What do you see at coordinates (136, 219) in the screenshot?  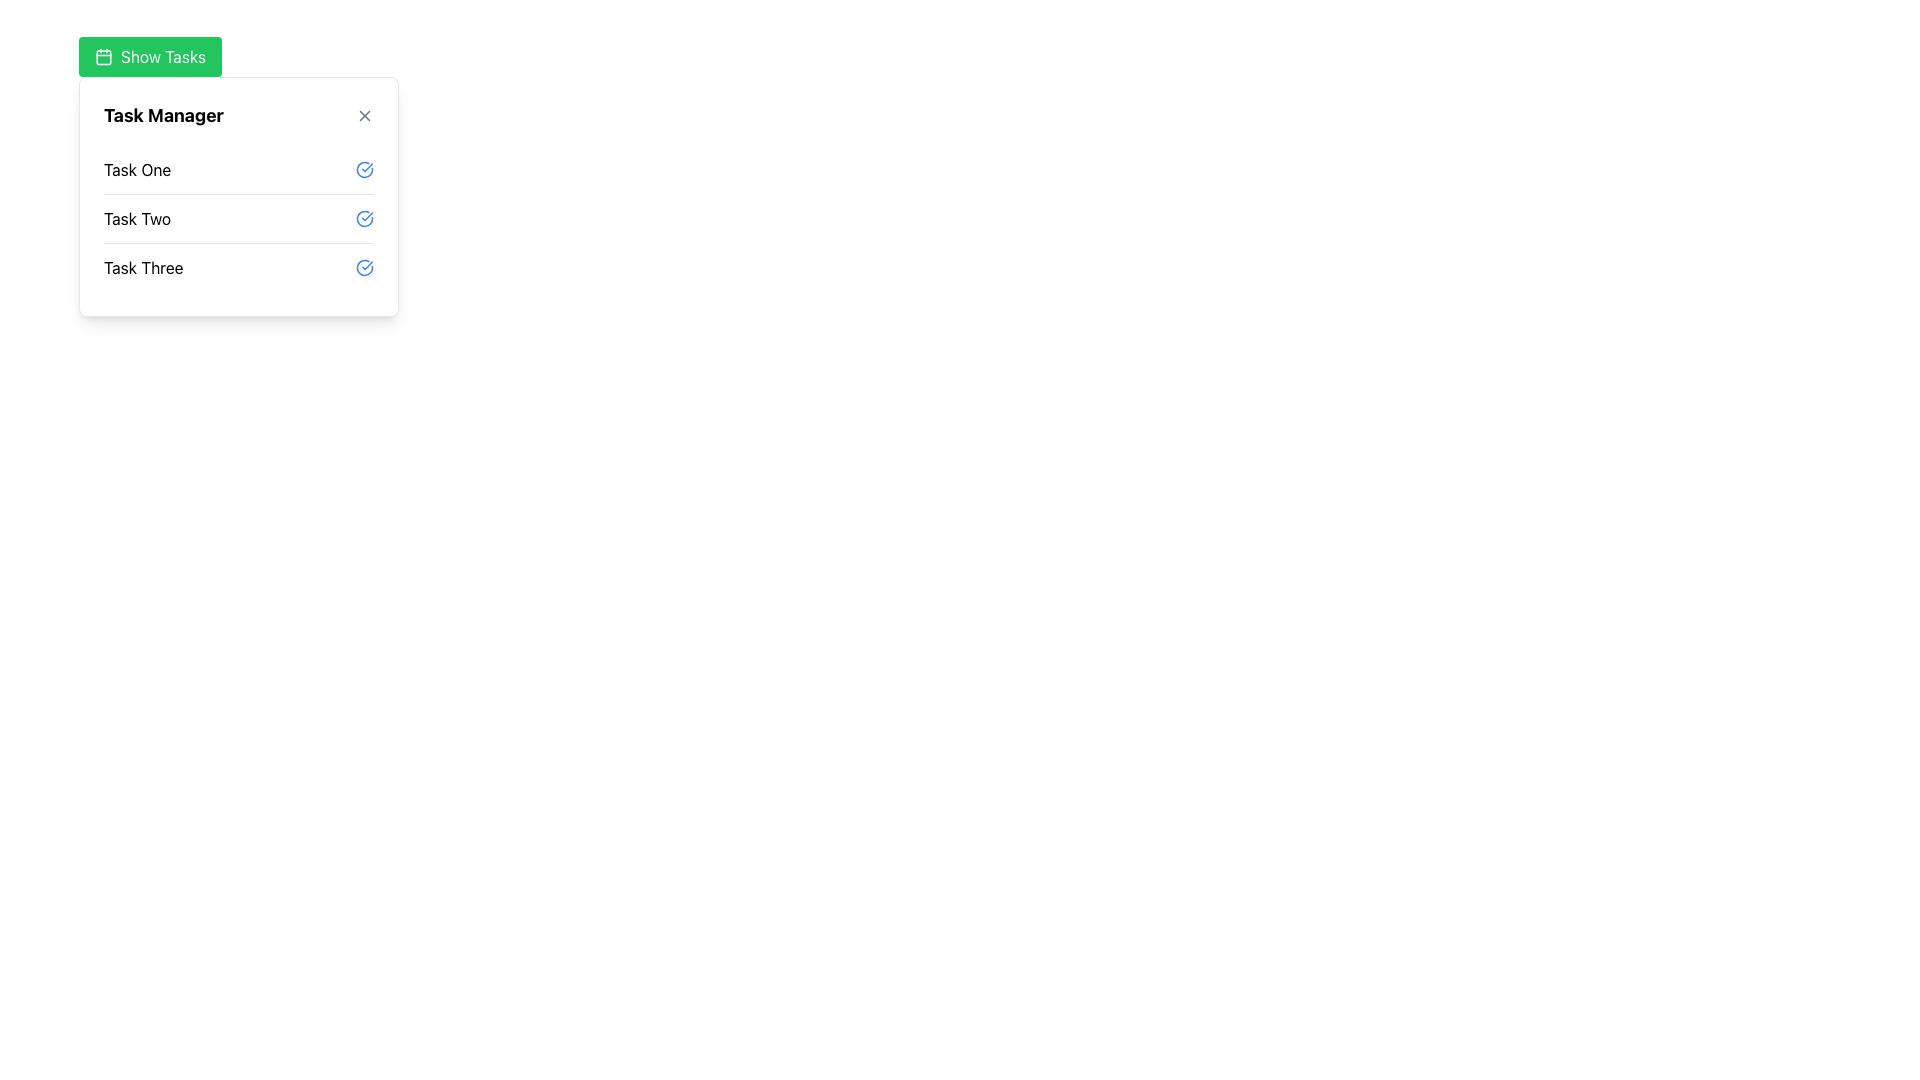 I see `the 'Task Two' text label in the 'Task Manager' panel, which displays the text in bold and clear font, positioned below 'Task One' and above 'Task Three'` at bounding box center [136, 219].